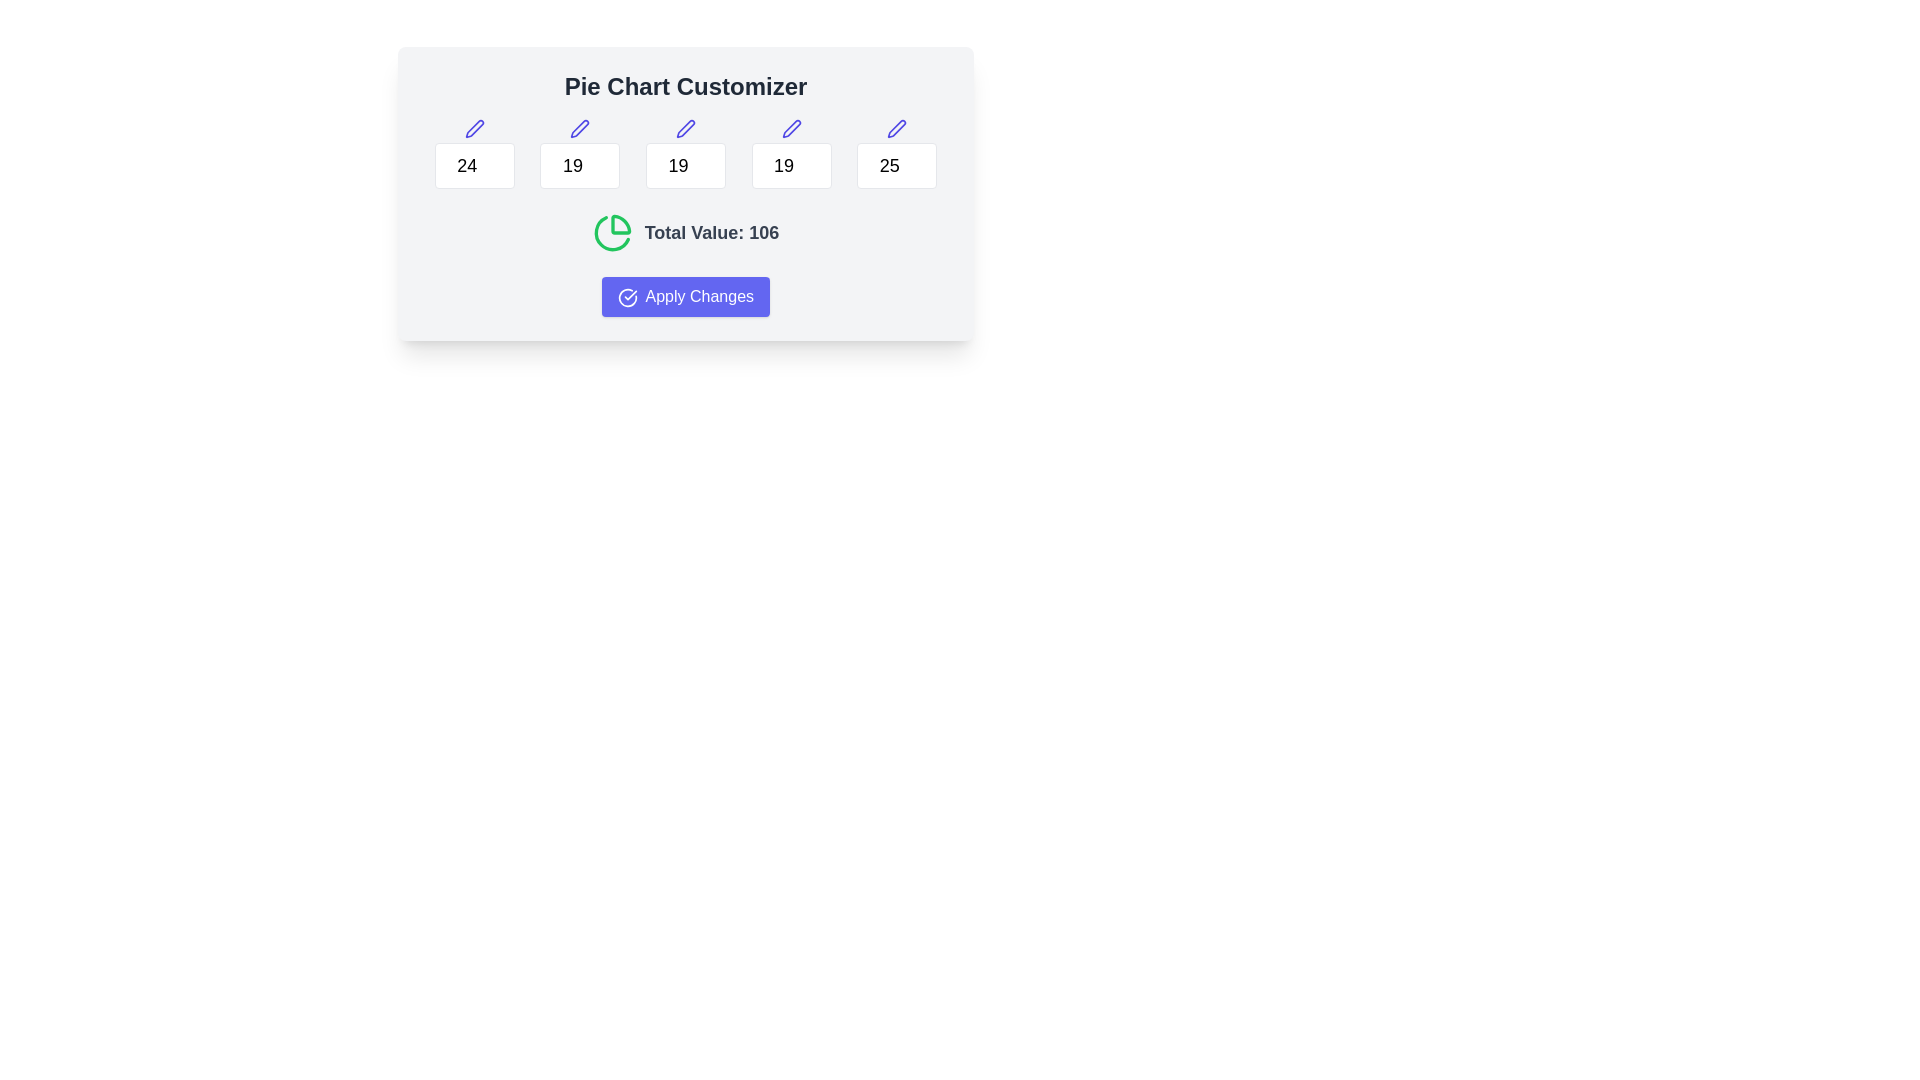  What do you see at coordinates (896, 164) in the screenshot?
I see `the white rectangular Number input field containing the number '25' to focus and edit its value` at bounding box center [896, 164].